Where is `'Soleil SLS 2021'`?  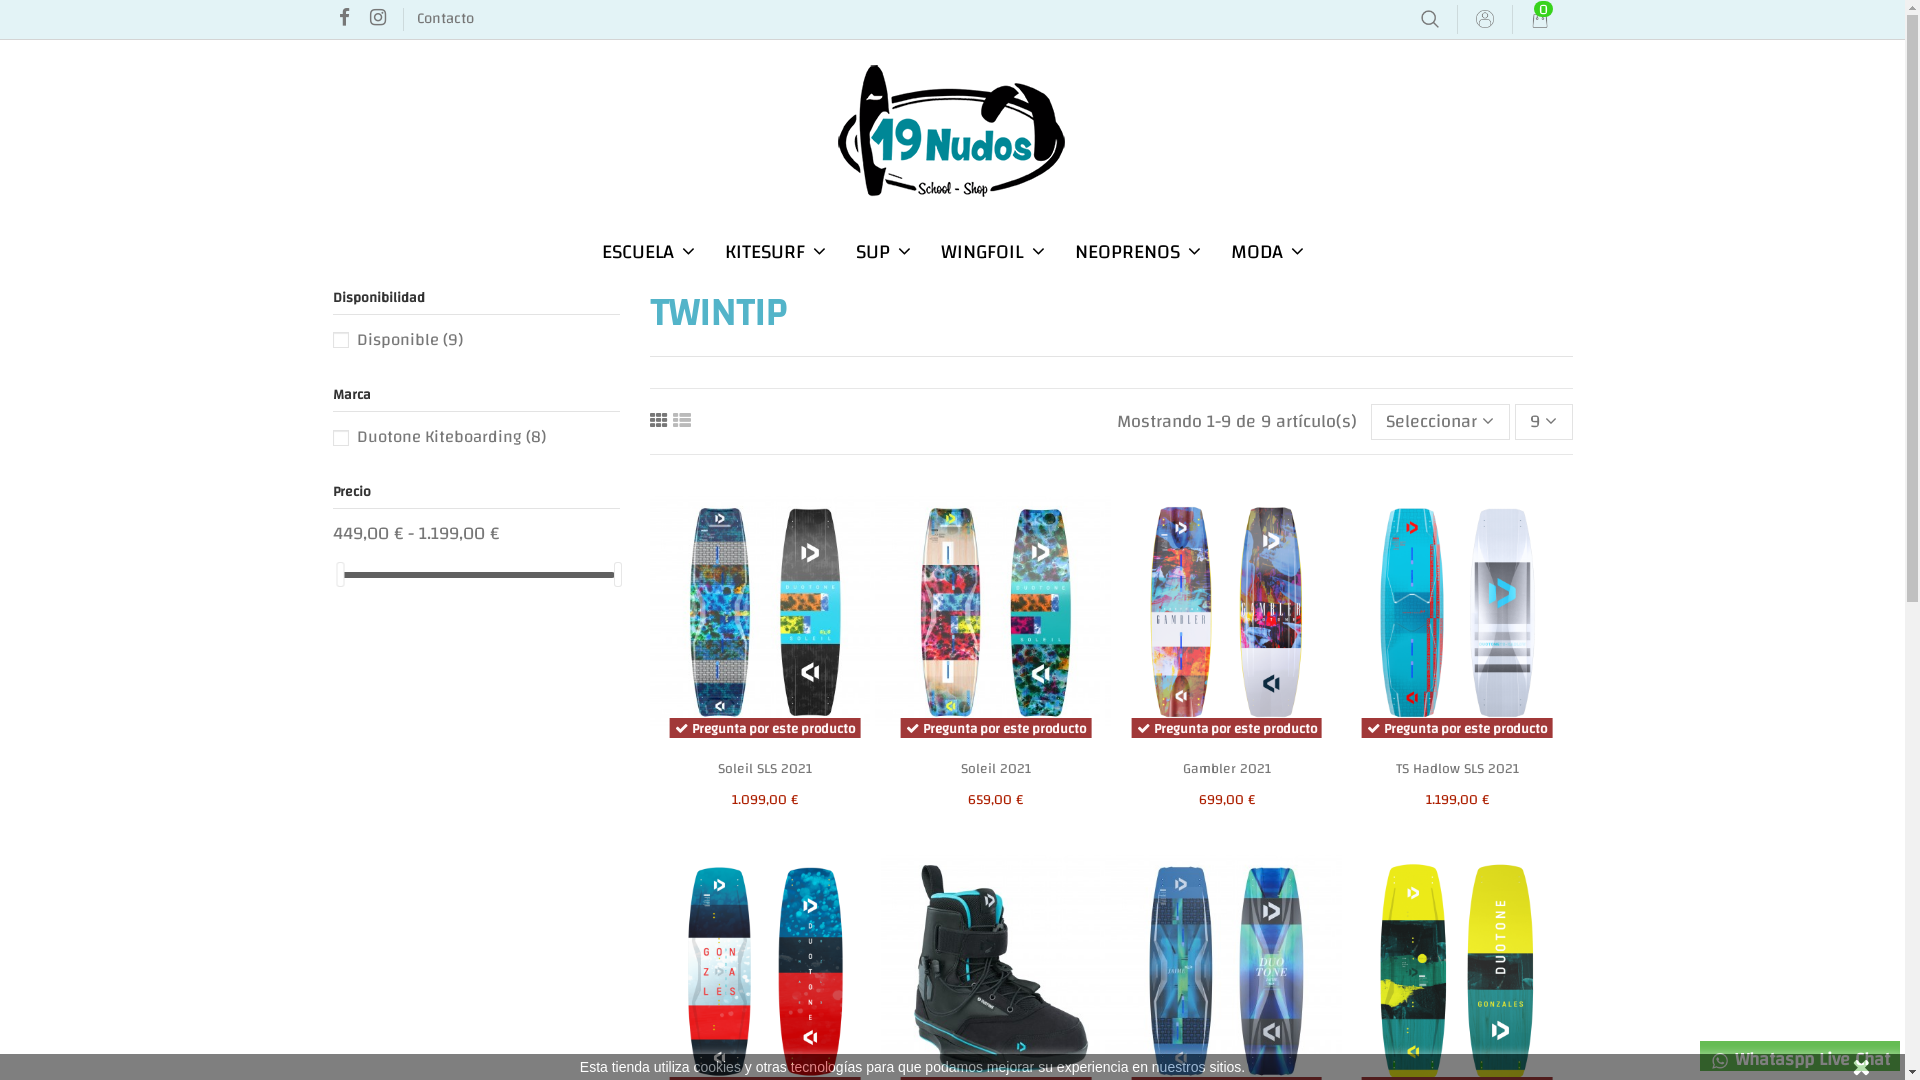
'Soleil SLS 2021' is located at coordinates (763, 767).